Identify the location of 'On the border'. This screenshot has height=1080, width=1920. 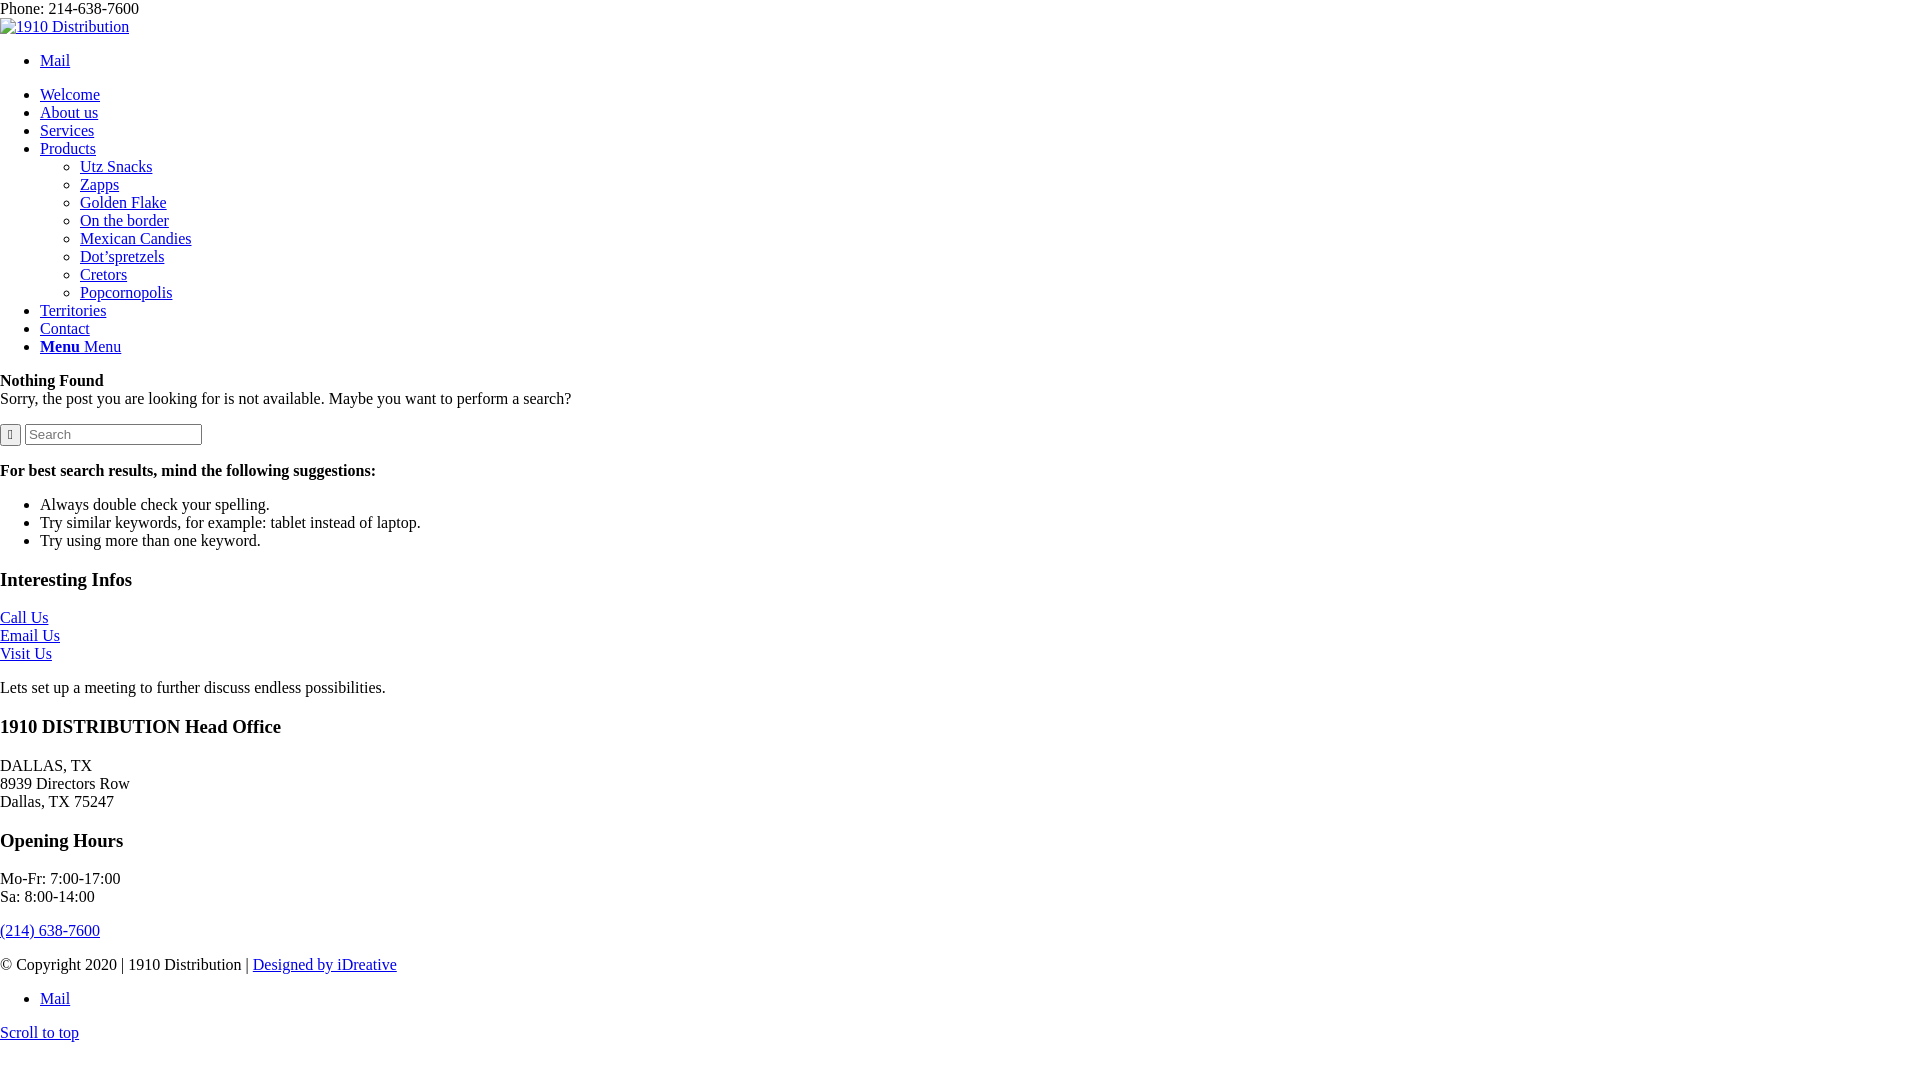
(123, 220).